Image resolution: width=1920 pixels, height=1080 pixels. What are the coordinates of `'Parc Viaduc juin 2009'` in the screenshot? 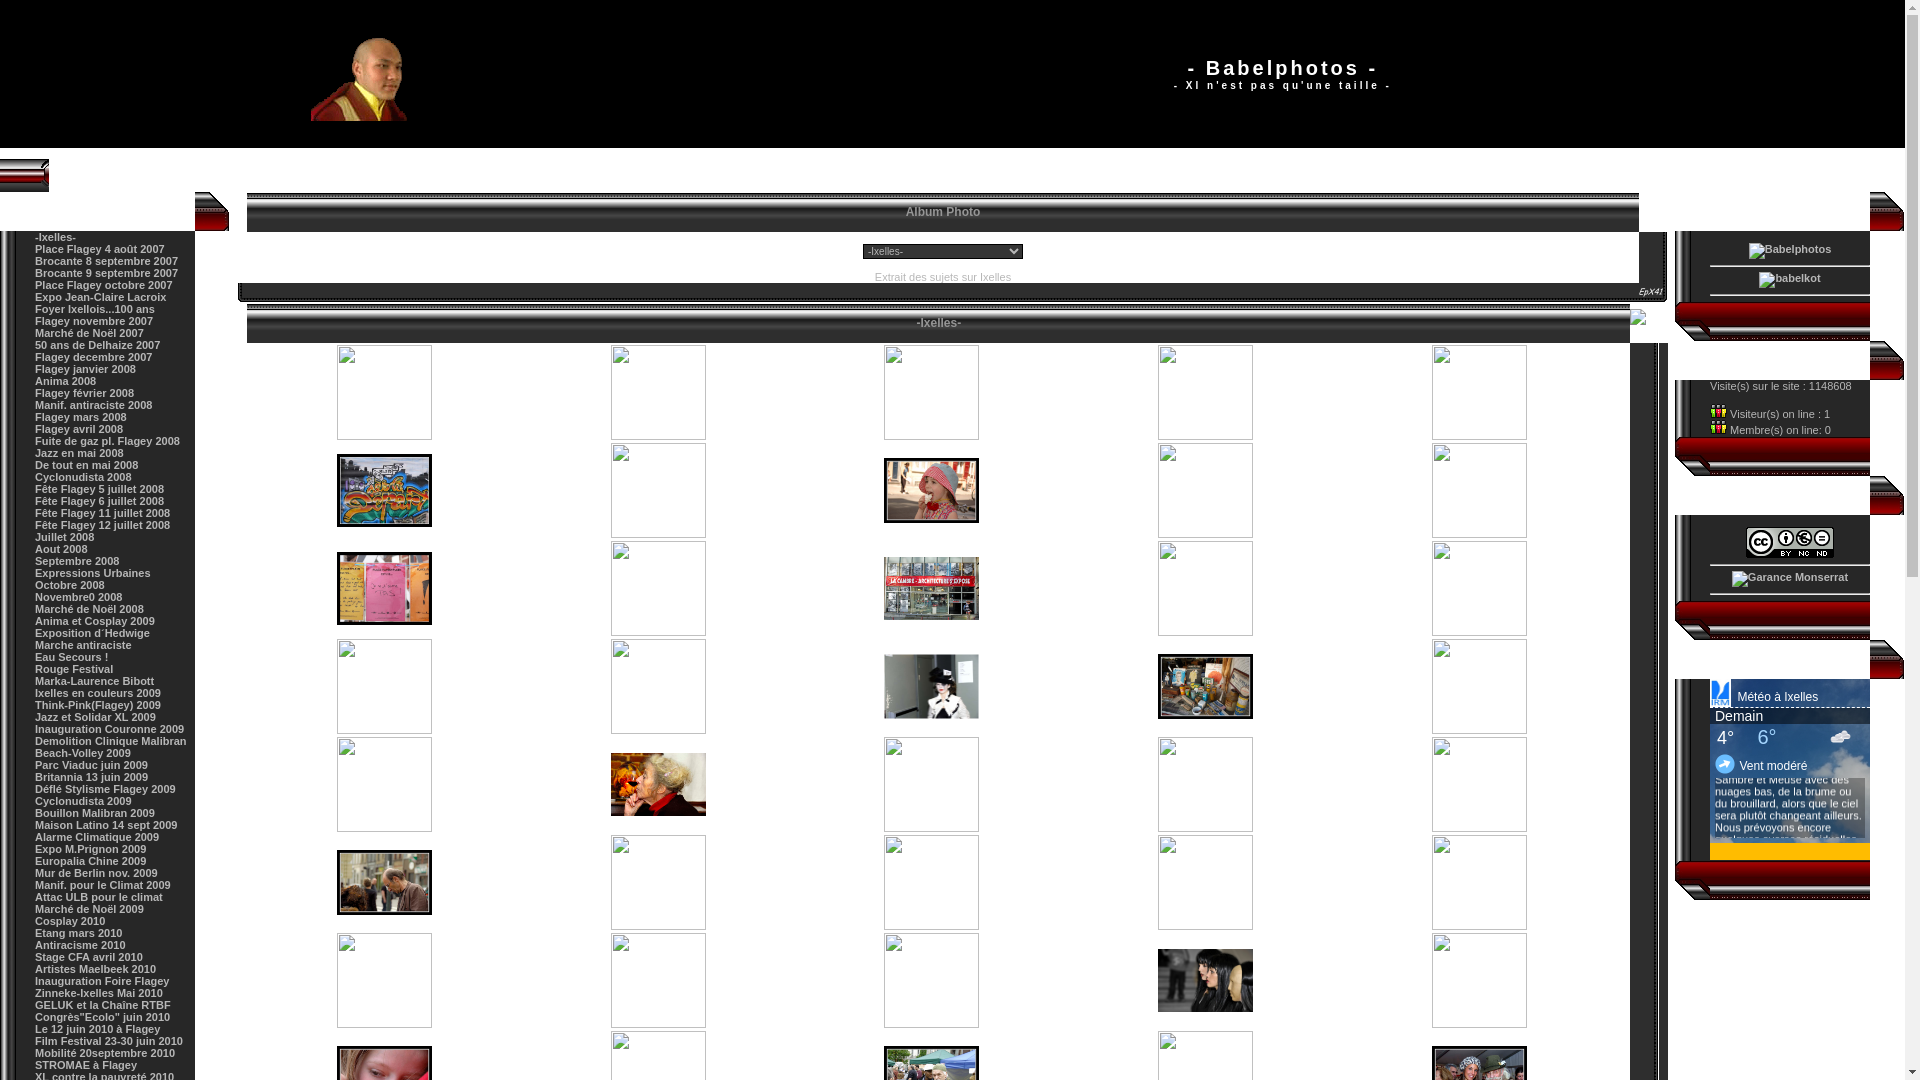 It's located at (90, 764).